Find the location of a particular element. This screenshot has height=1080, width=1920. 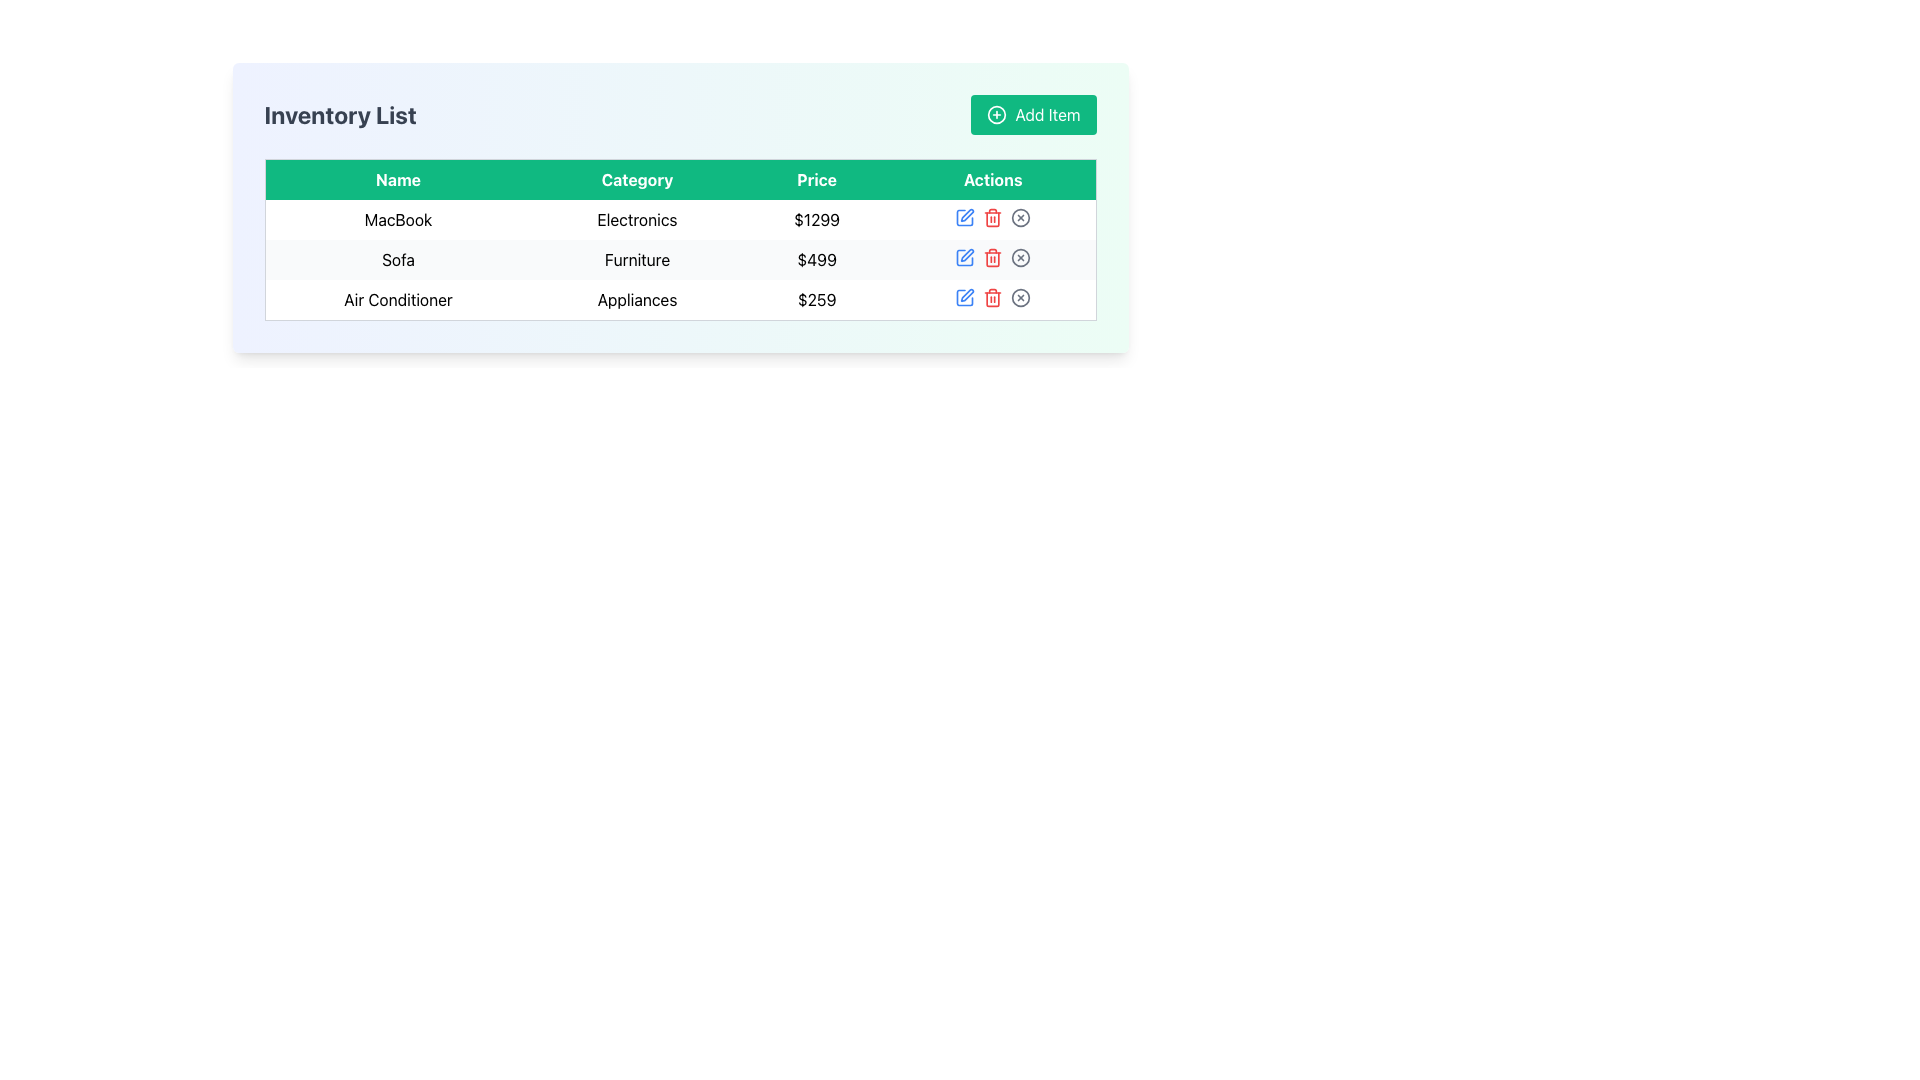

the red trash bin icon button in the Actions column of the Sofa item row in the inventory list to observe its hover effects is located at coordinates (993, 257).